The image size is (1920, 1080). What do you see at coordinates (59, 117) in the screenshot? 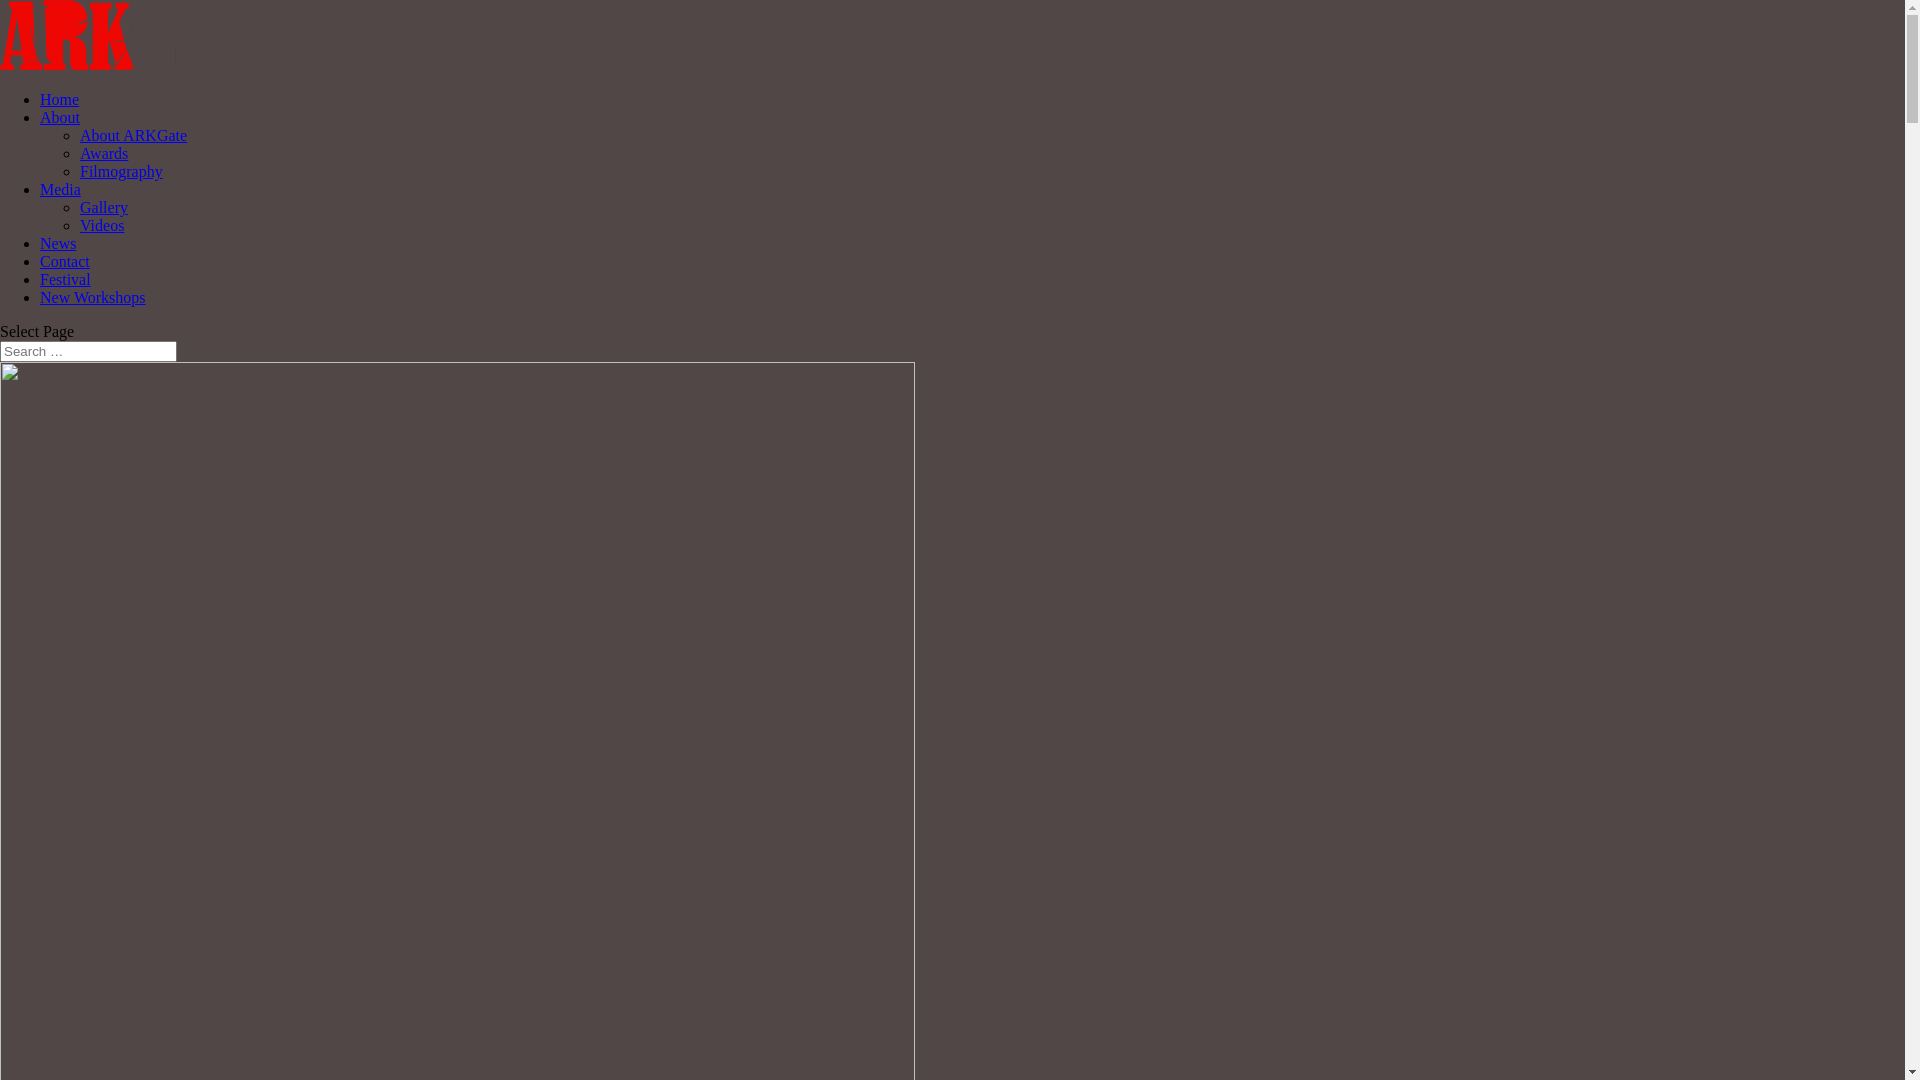
I see `'About'` at bounding box center [59, 117].